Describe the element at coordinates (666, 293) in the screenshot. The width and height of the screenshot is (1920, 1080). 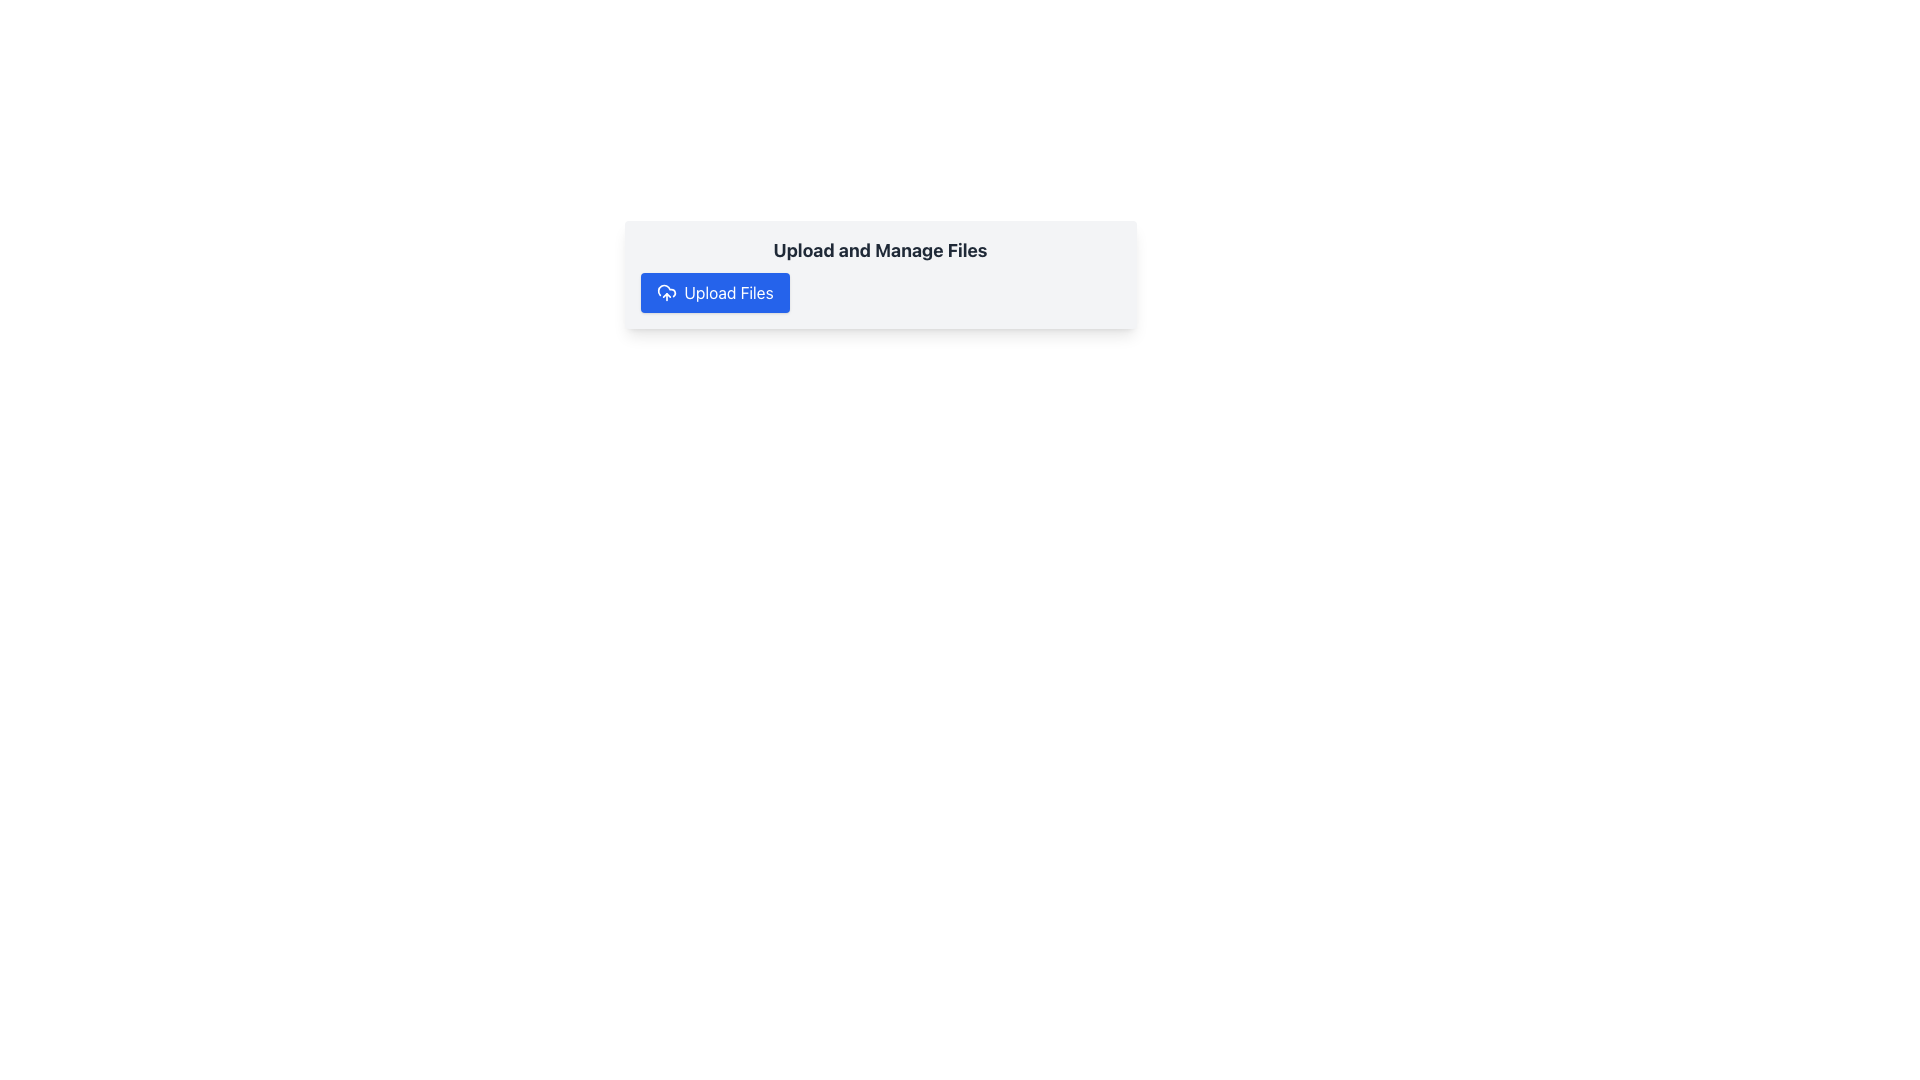
I see `the button that includes the upload icon and the text 'Upload Files' to initiate the file upload process` at that location.